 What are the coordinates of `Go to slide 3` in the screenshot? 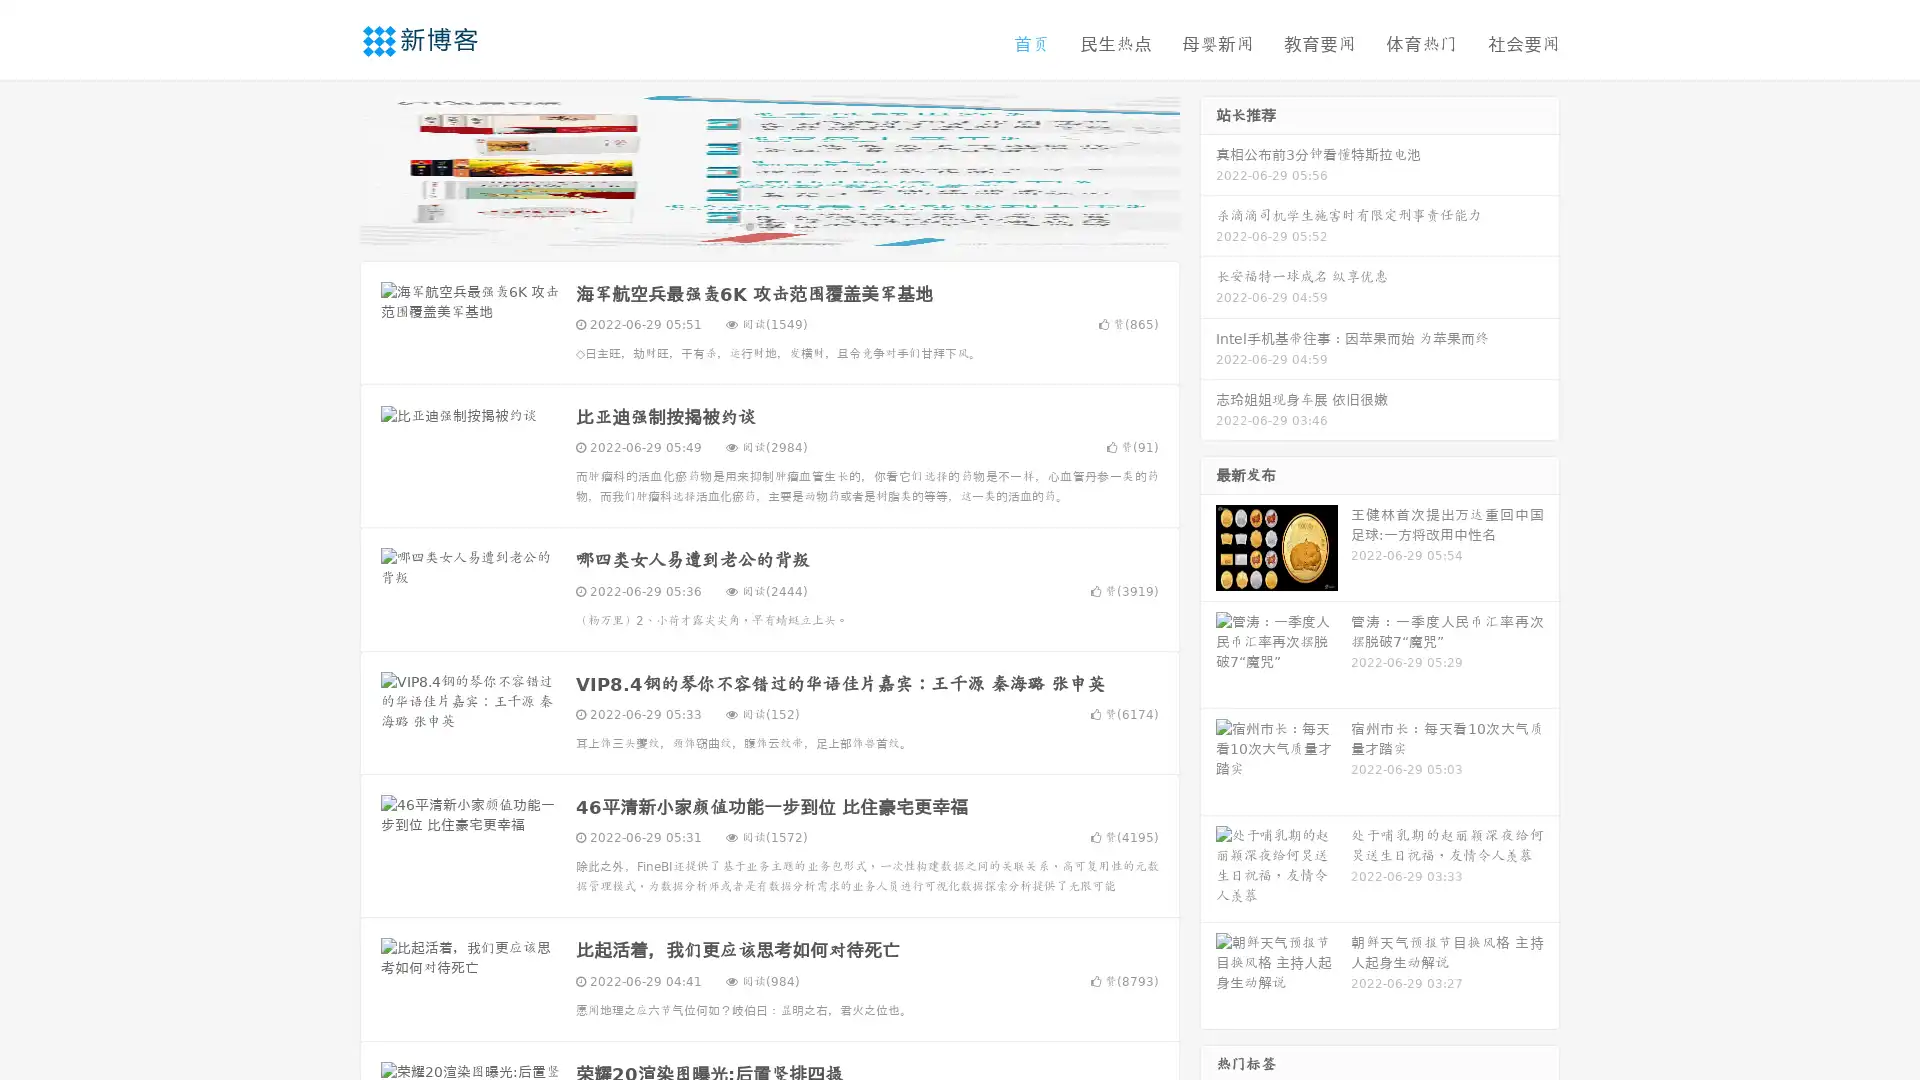 It's located at (789, 225).